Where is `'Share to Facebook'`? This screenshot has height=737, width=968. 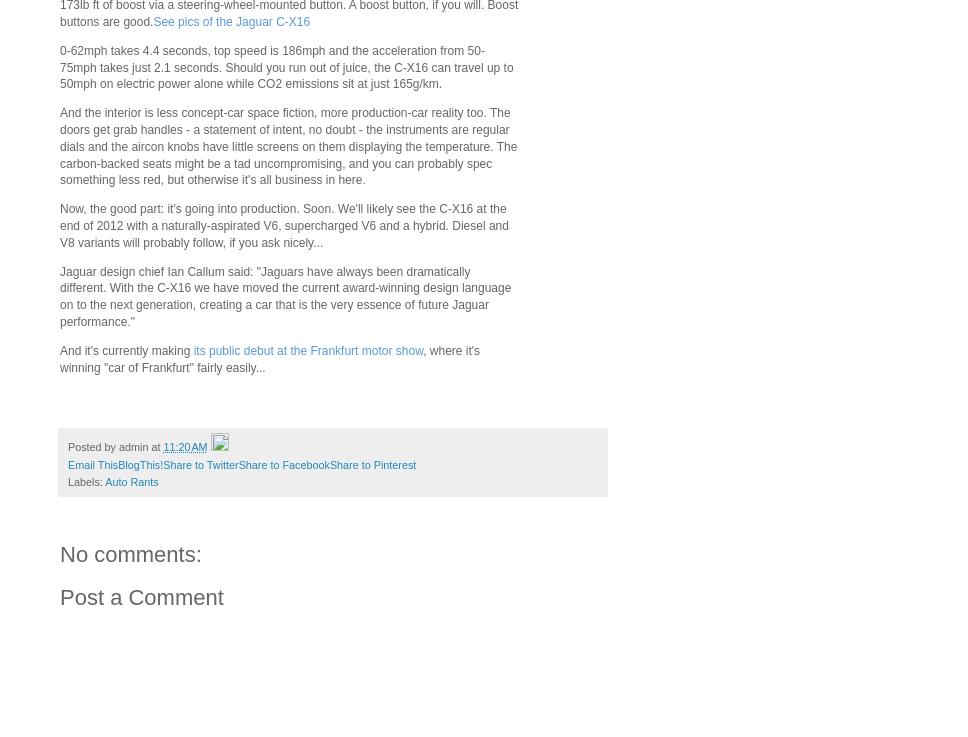 'Share to Facebook' is located at coordinates (282, 464).